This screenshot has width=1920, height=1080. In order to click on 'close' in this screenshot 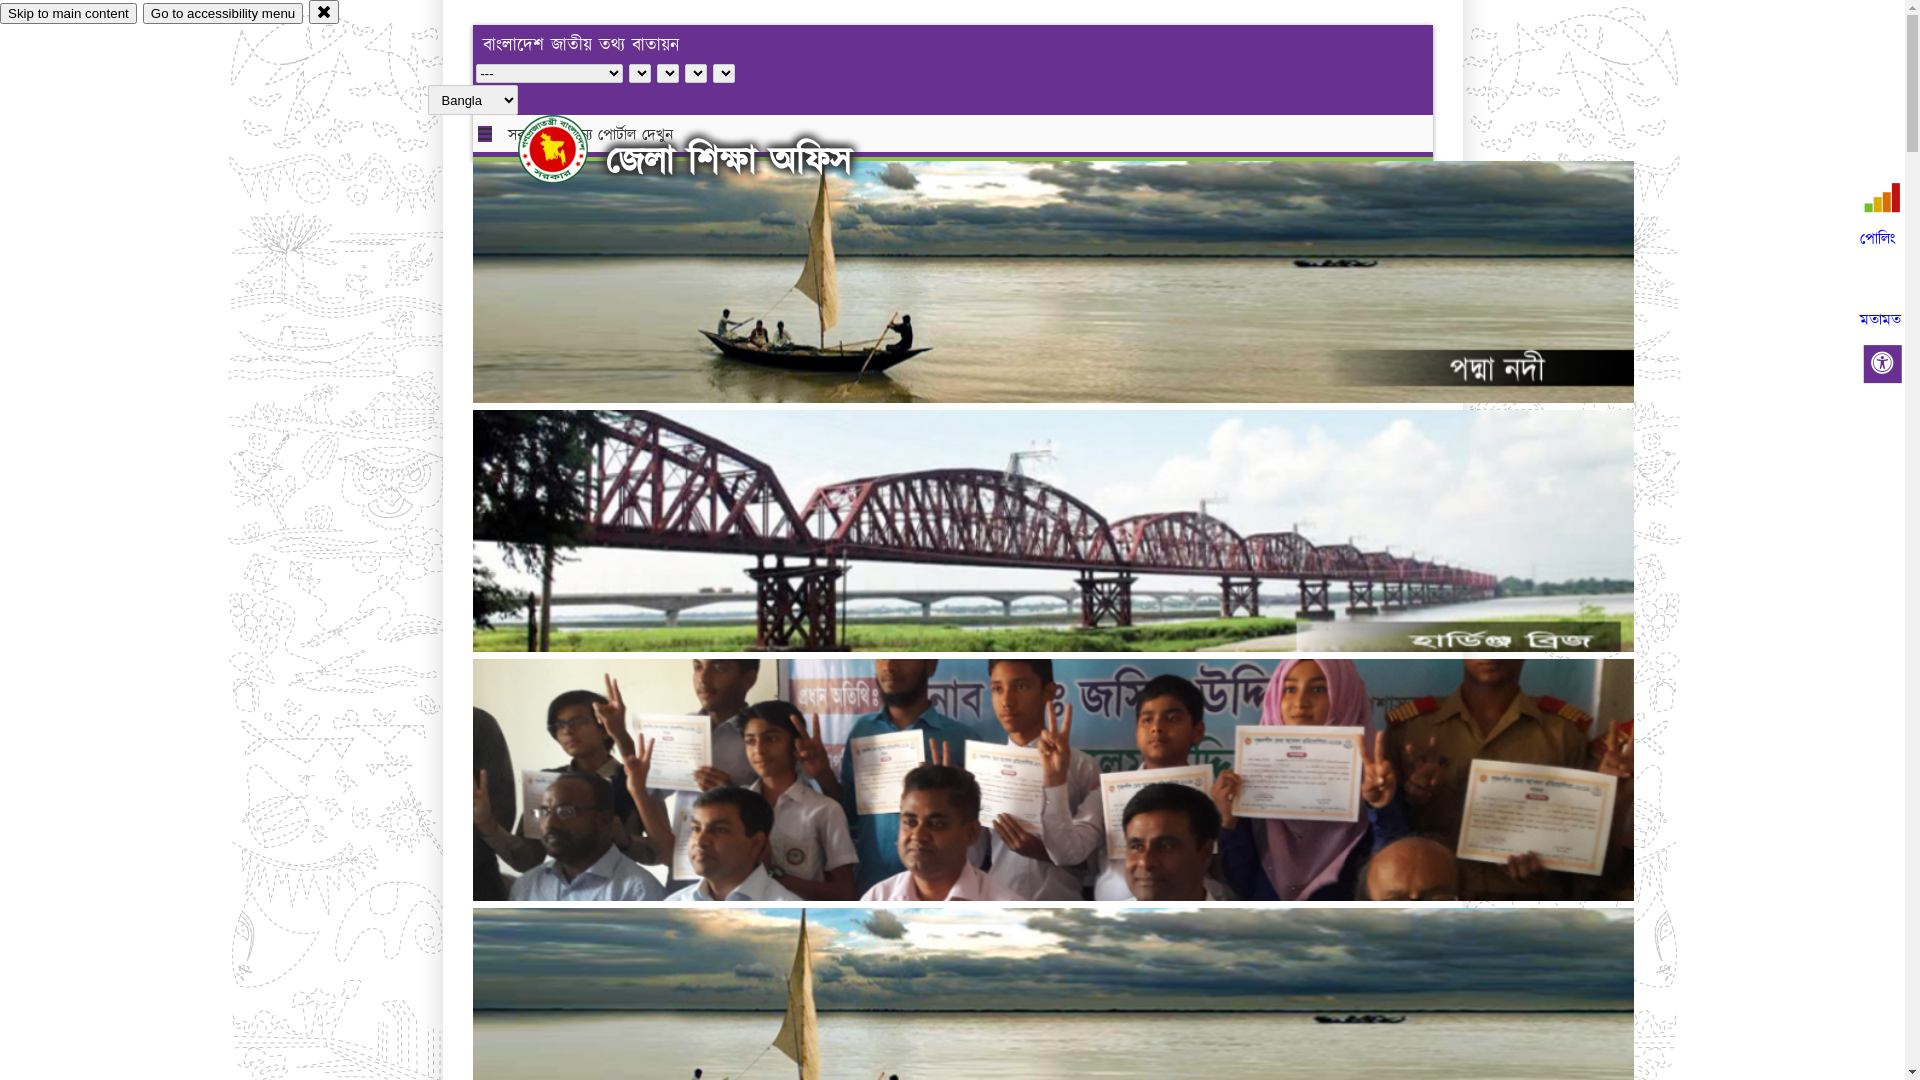, I will do `click(307, 11)`.